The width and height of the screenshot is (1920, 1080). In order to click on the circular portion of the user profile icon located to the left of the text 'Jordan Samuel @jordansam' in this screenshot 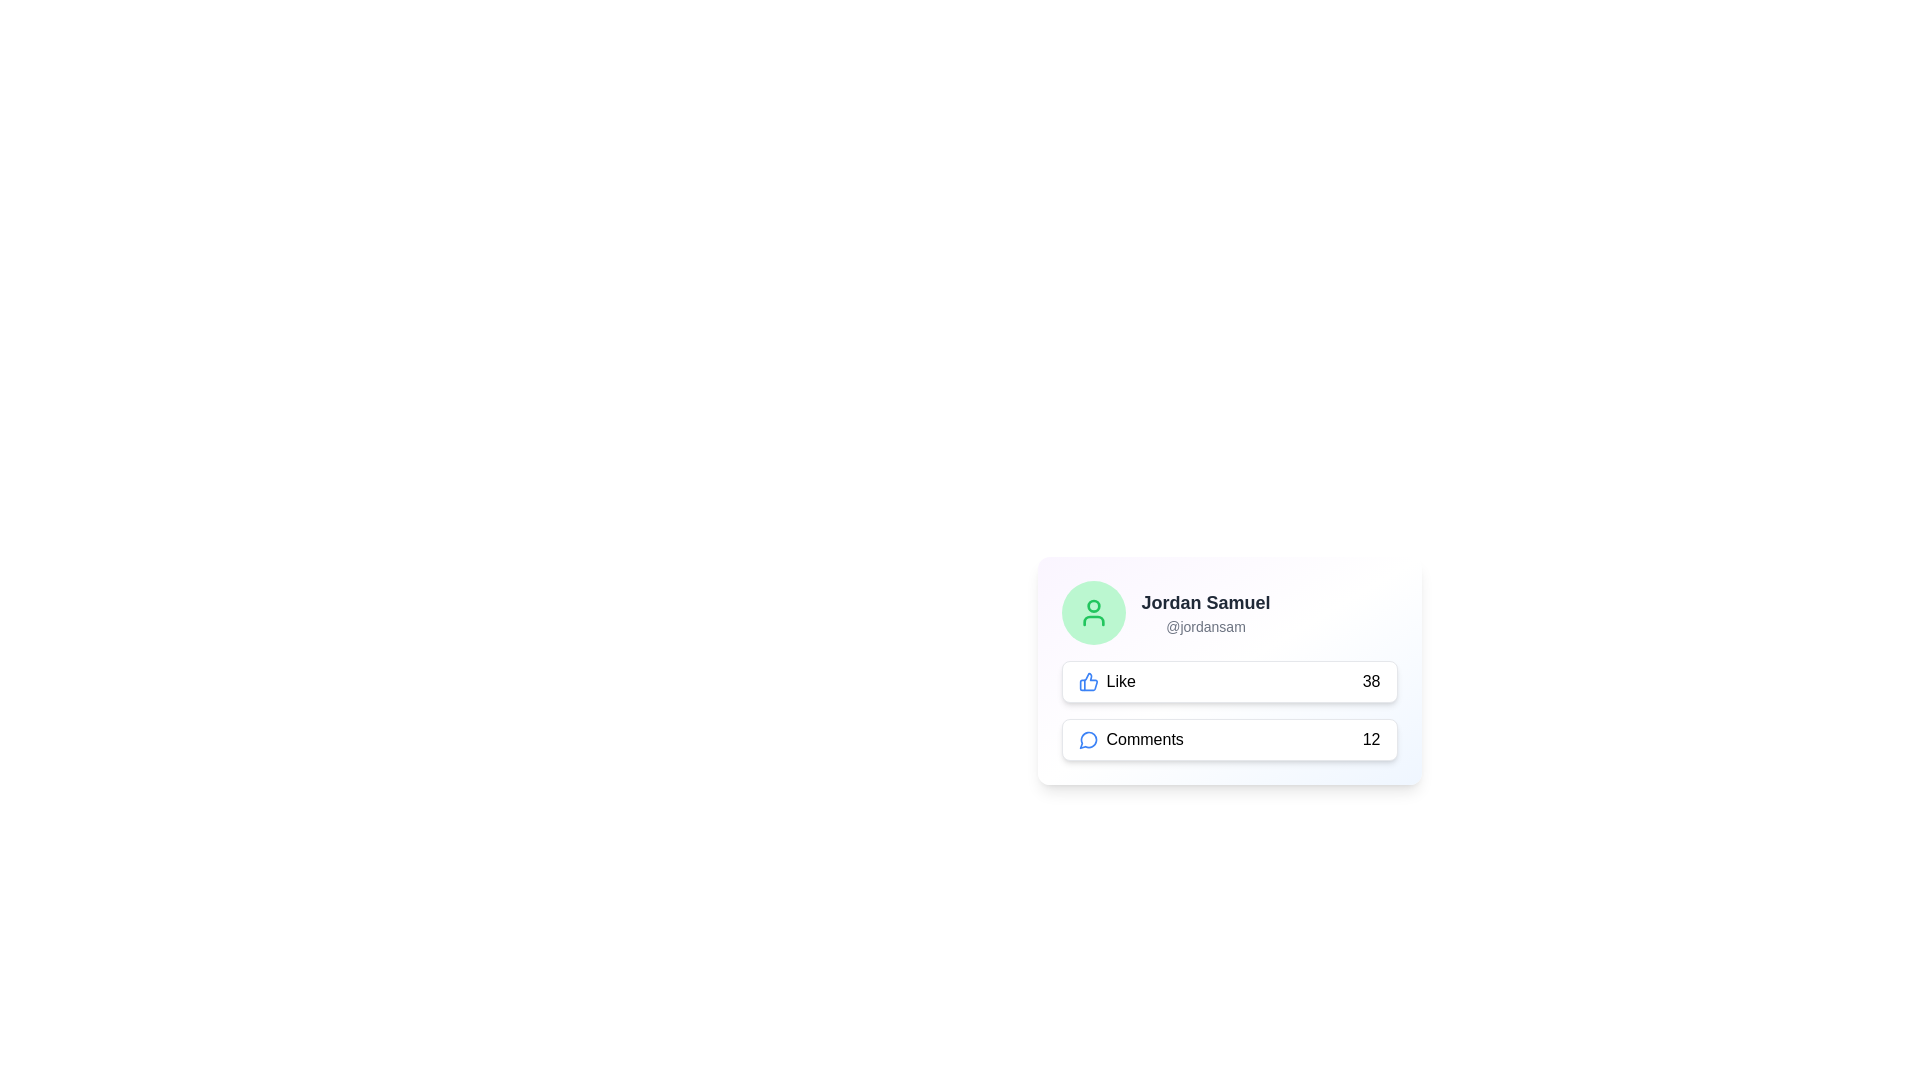, I will do `click(1092, 605)`.